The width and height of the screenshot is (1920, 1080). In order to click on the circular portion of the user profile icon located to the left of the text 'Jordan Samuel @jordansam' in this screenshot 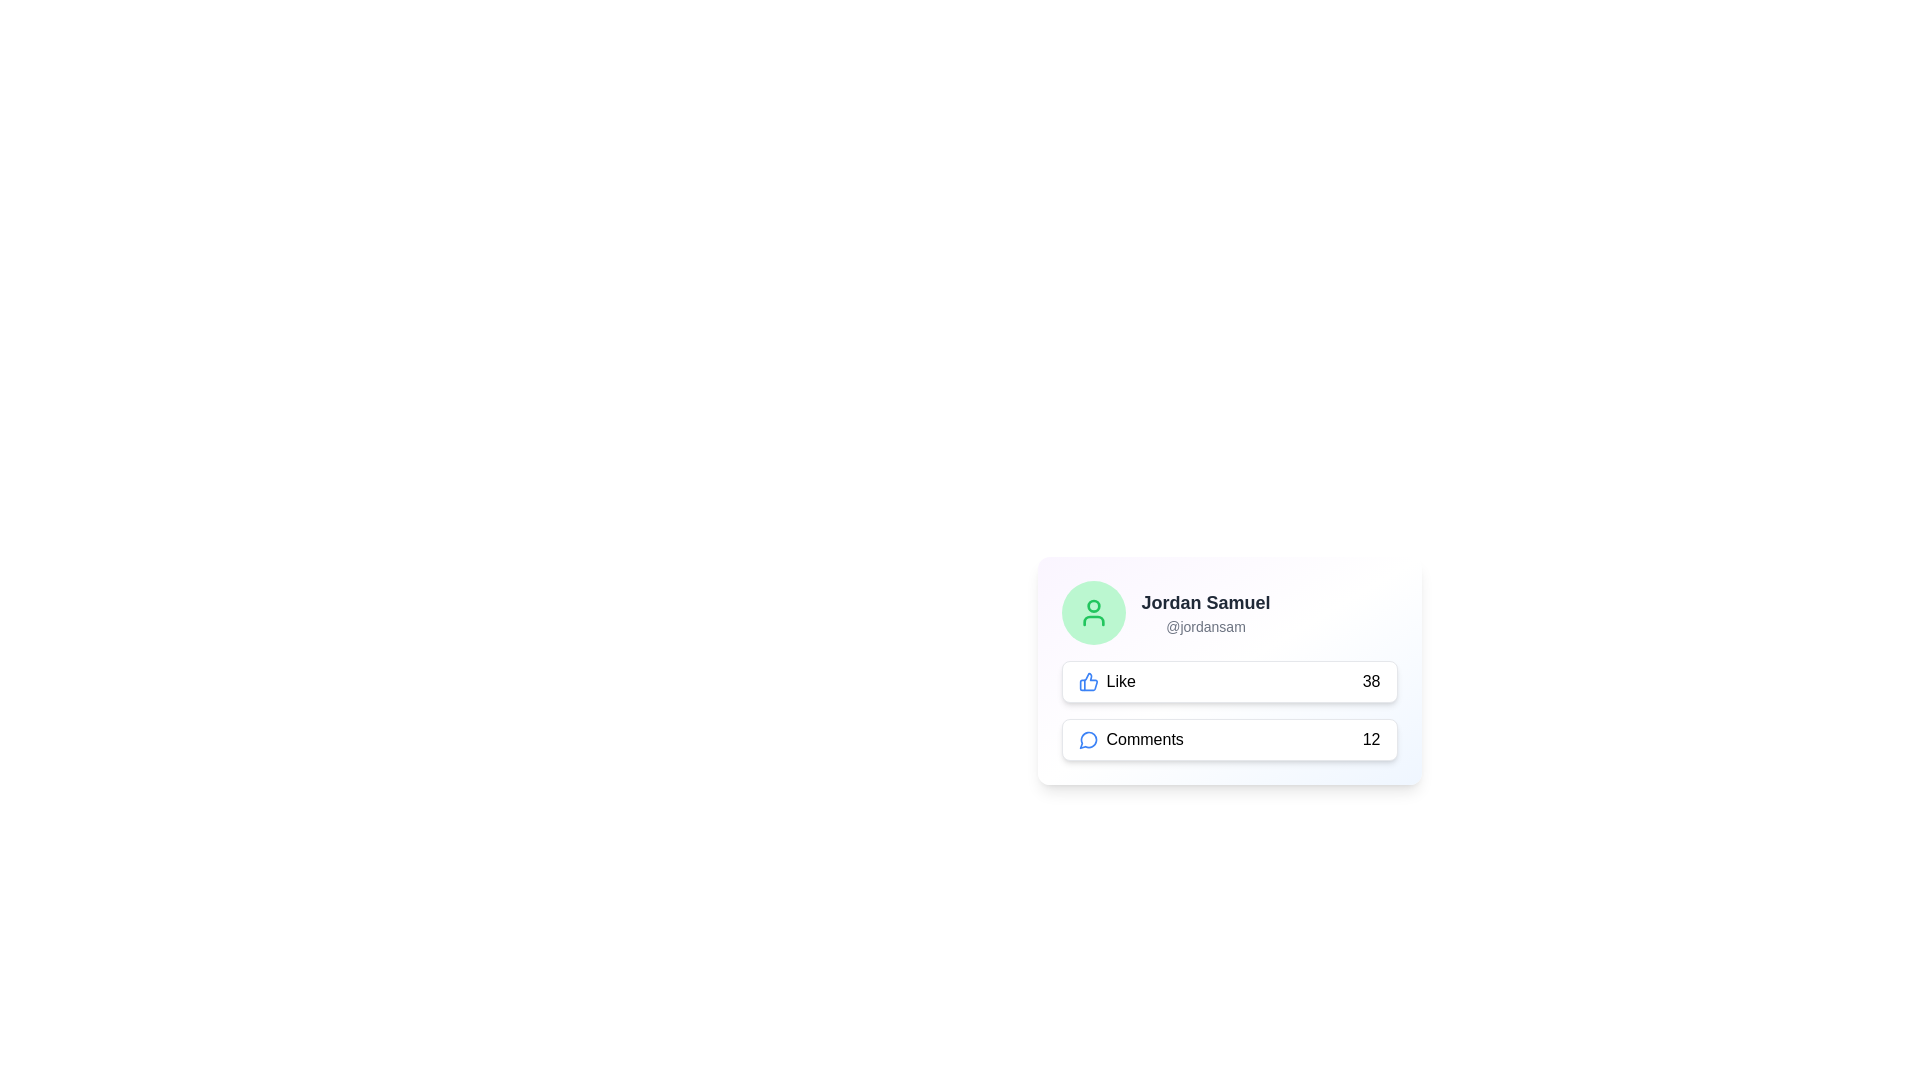, I will do `click(1092, 605)`.